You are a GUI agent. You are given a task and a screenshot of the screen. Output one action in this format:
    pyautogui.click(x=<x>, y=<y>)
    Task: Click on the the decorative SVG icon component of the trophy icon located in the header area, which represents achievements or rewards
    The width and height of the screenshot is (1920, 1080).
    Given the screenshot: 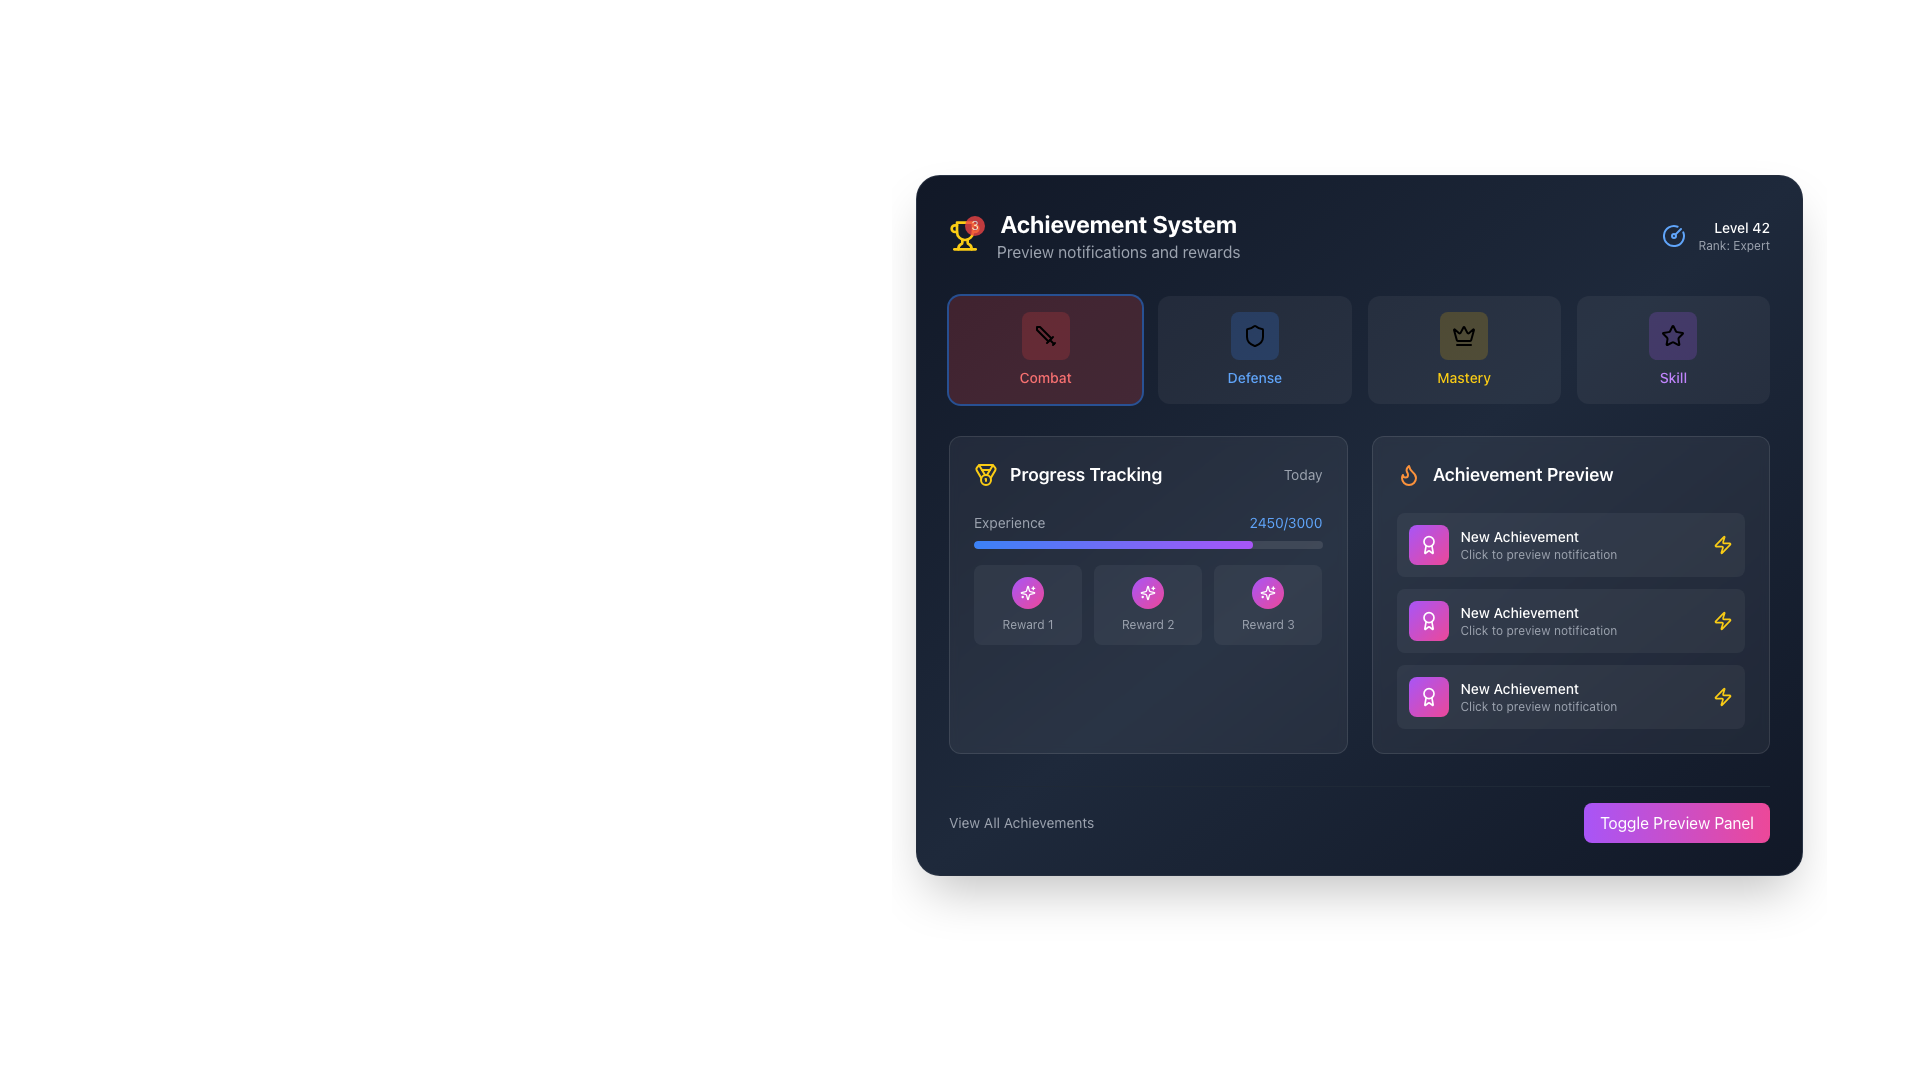 What is the action you would take?
    pyautogui.click(x=964, y=230)
    